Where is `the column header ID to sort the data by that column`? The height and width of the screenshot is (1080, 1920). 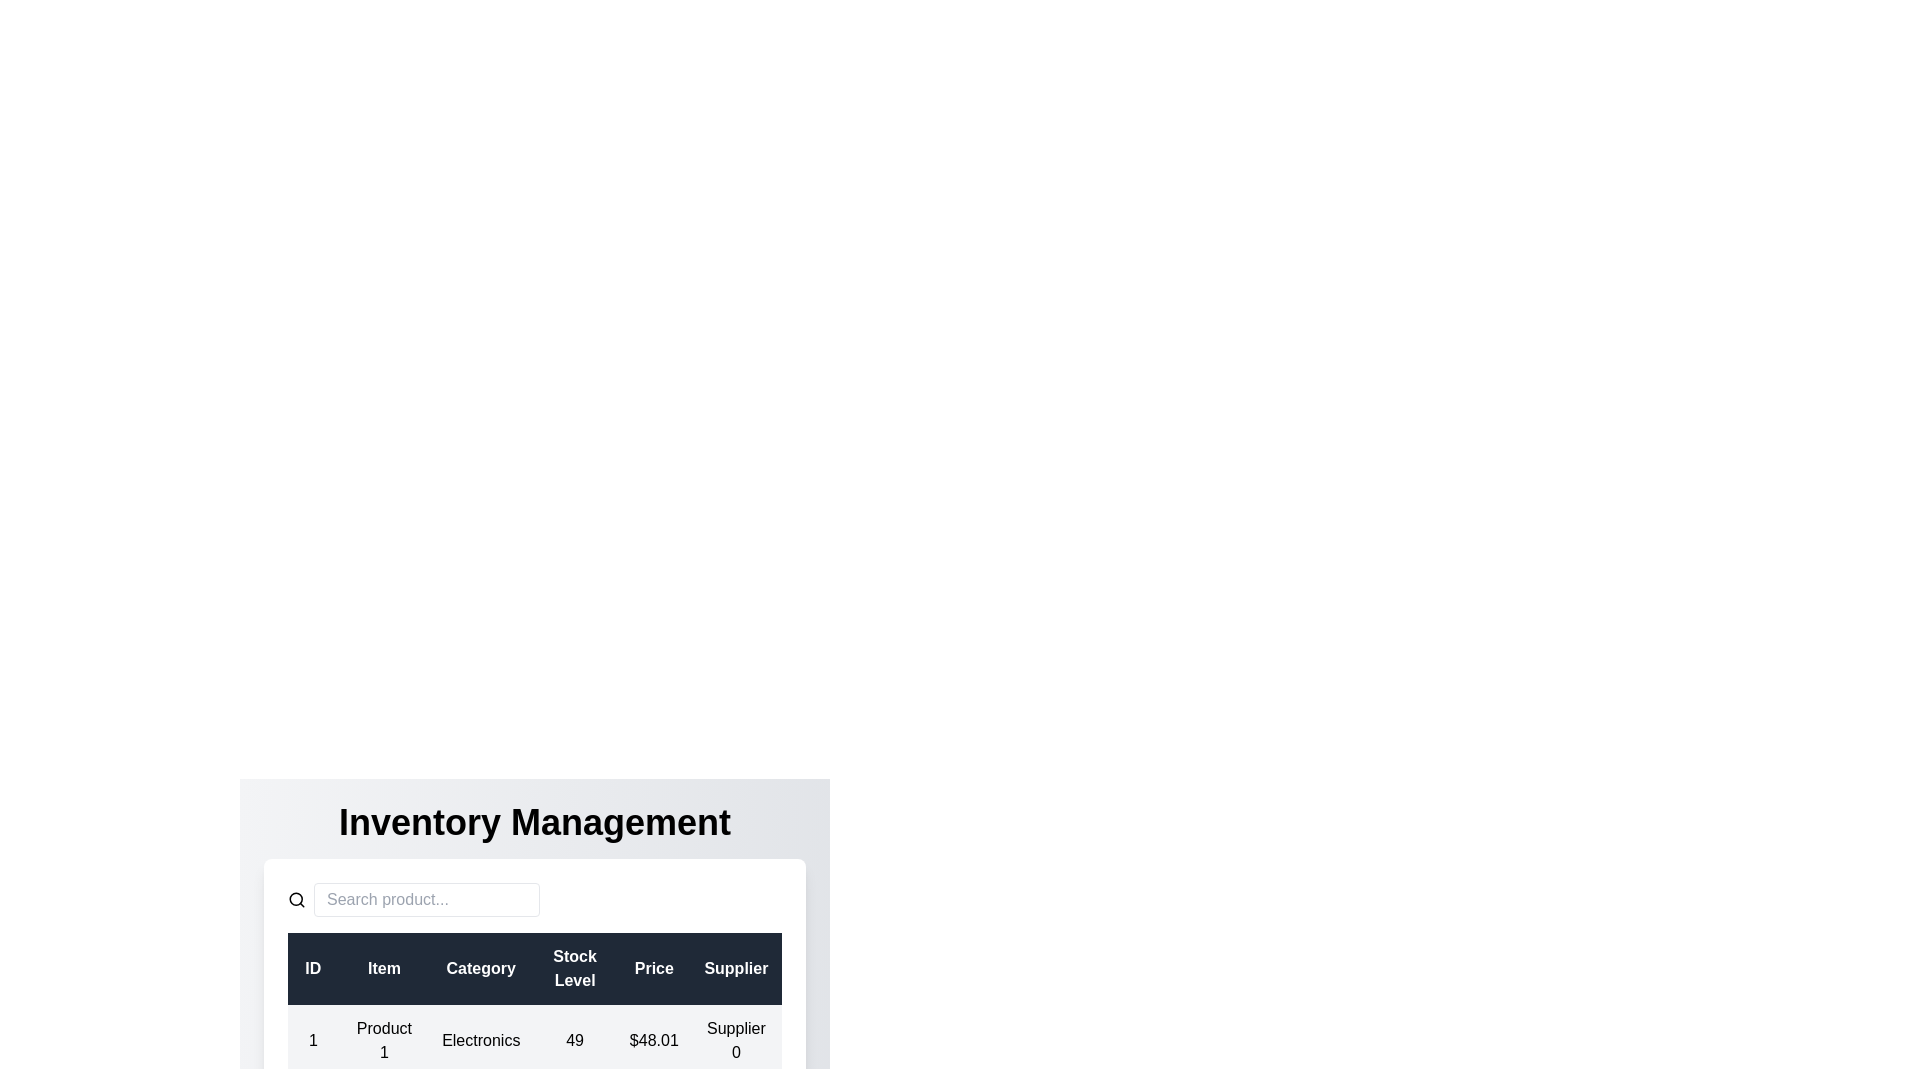 the column header ID to sort the data by that column is located at coordinates (311, 967).